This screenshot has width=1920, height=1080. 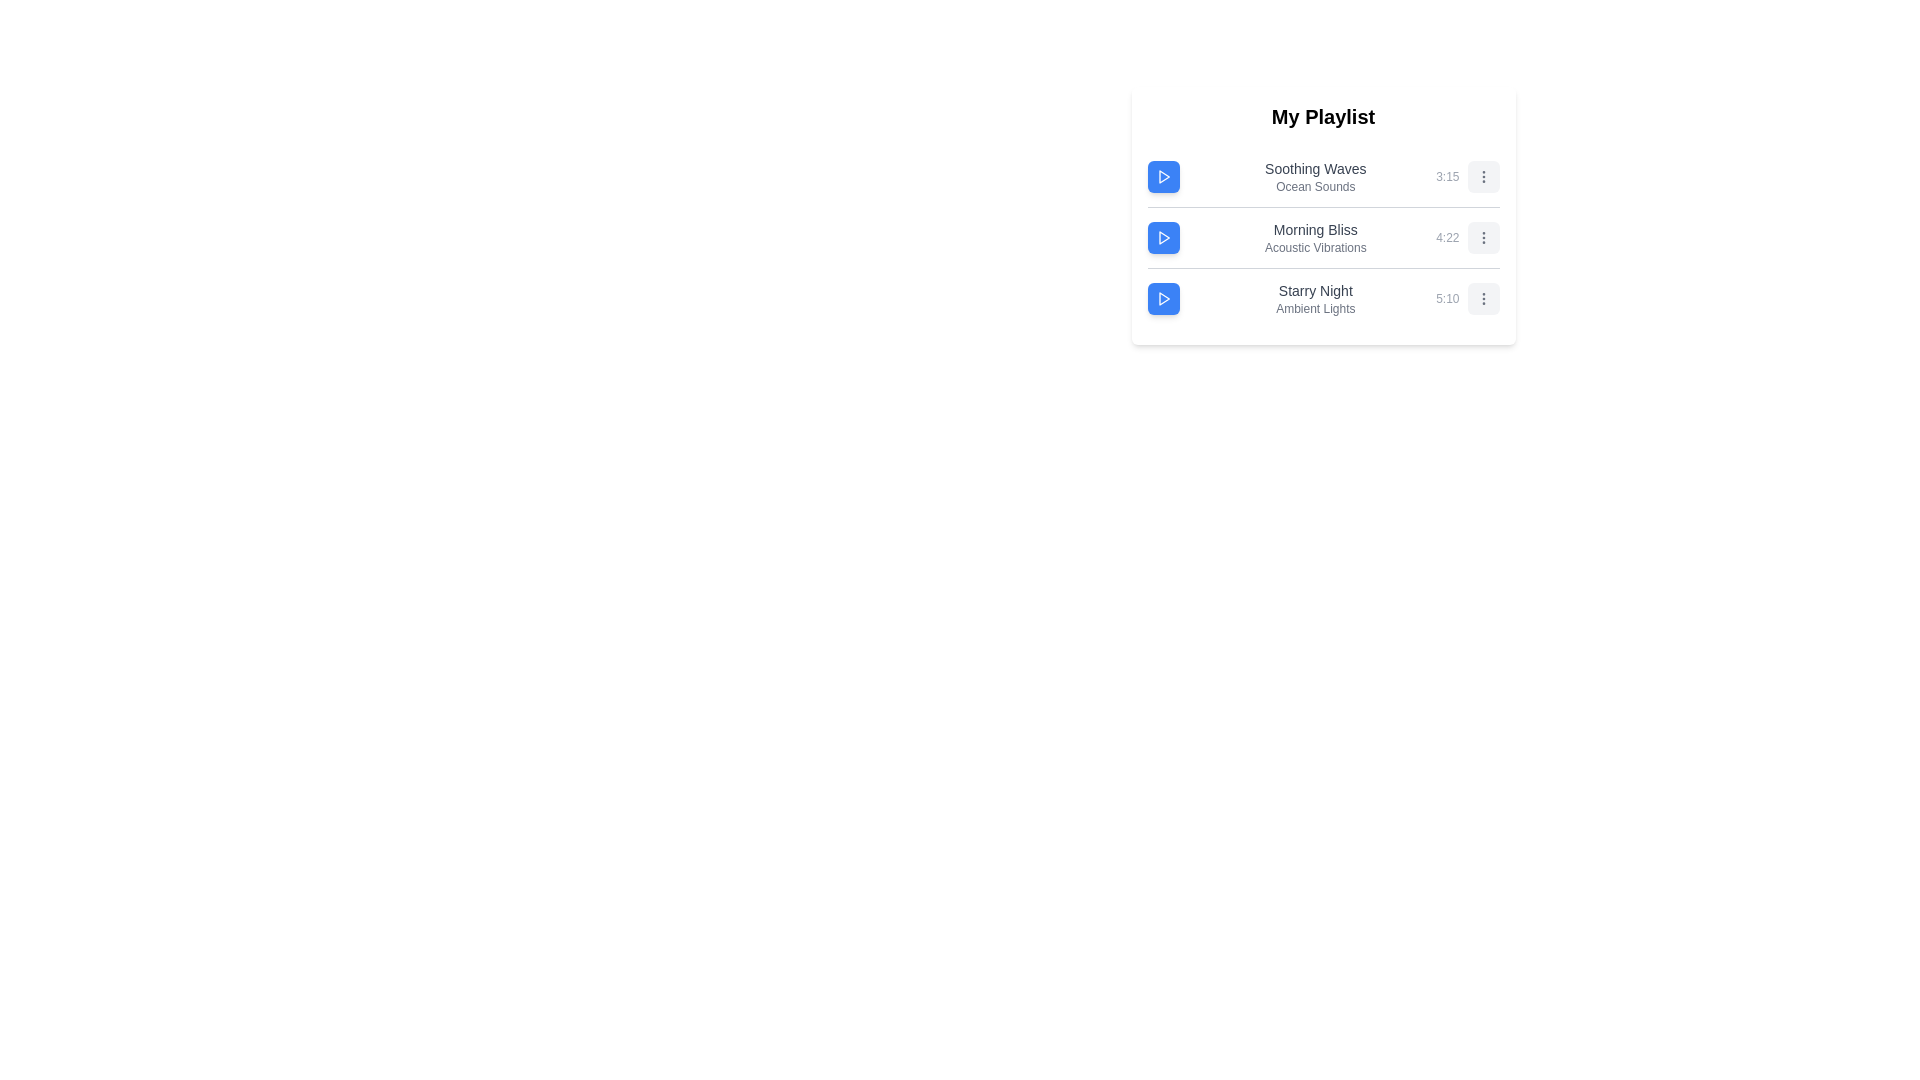 What do you see at coordinates (1315, 299) in the screenshot?
I see `the Label displaying 'Starry Night' in a vertical list under 'My Playlist', located between the blue play button and the duration/options menu` at bounding box center [1315, 299].